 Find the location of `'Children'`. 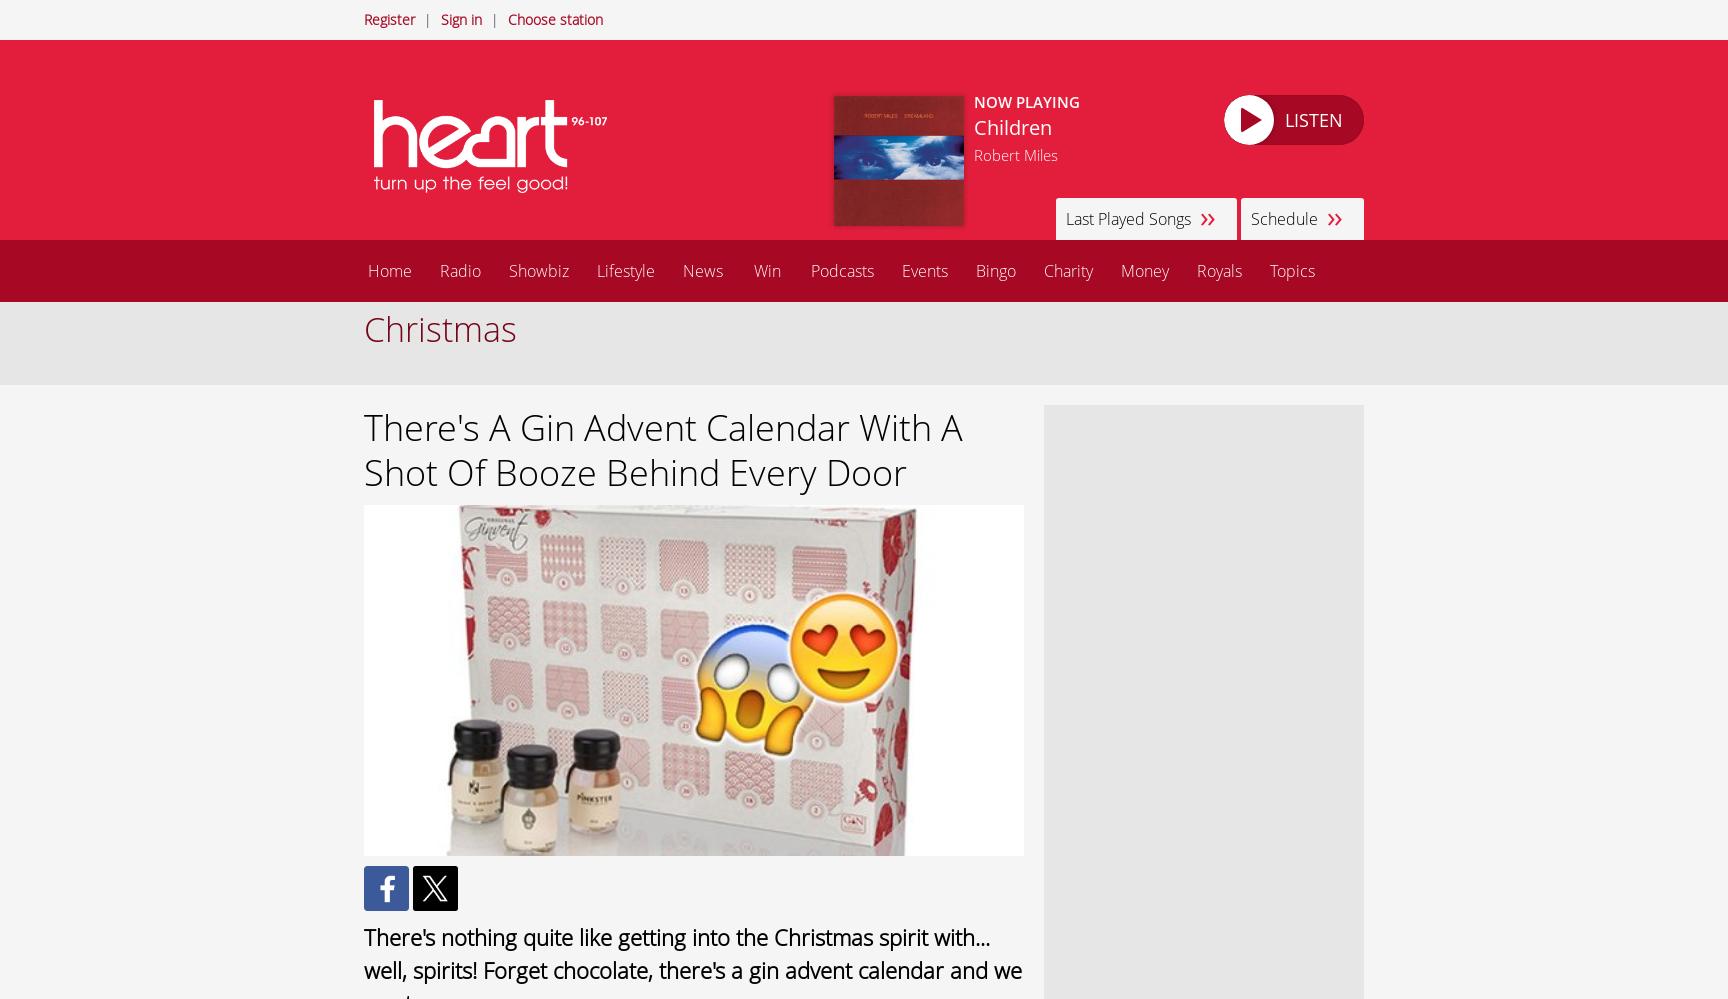

'Children' is located at coordinates (1011, 127).